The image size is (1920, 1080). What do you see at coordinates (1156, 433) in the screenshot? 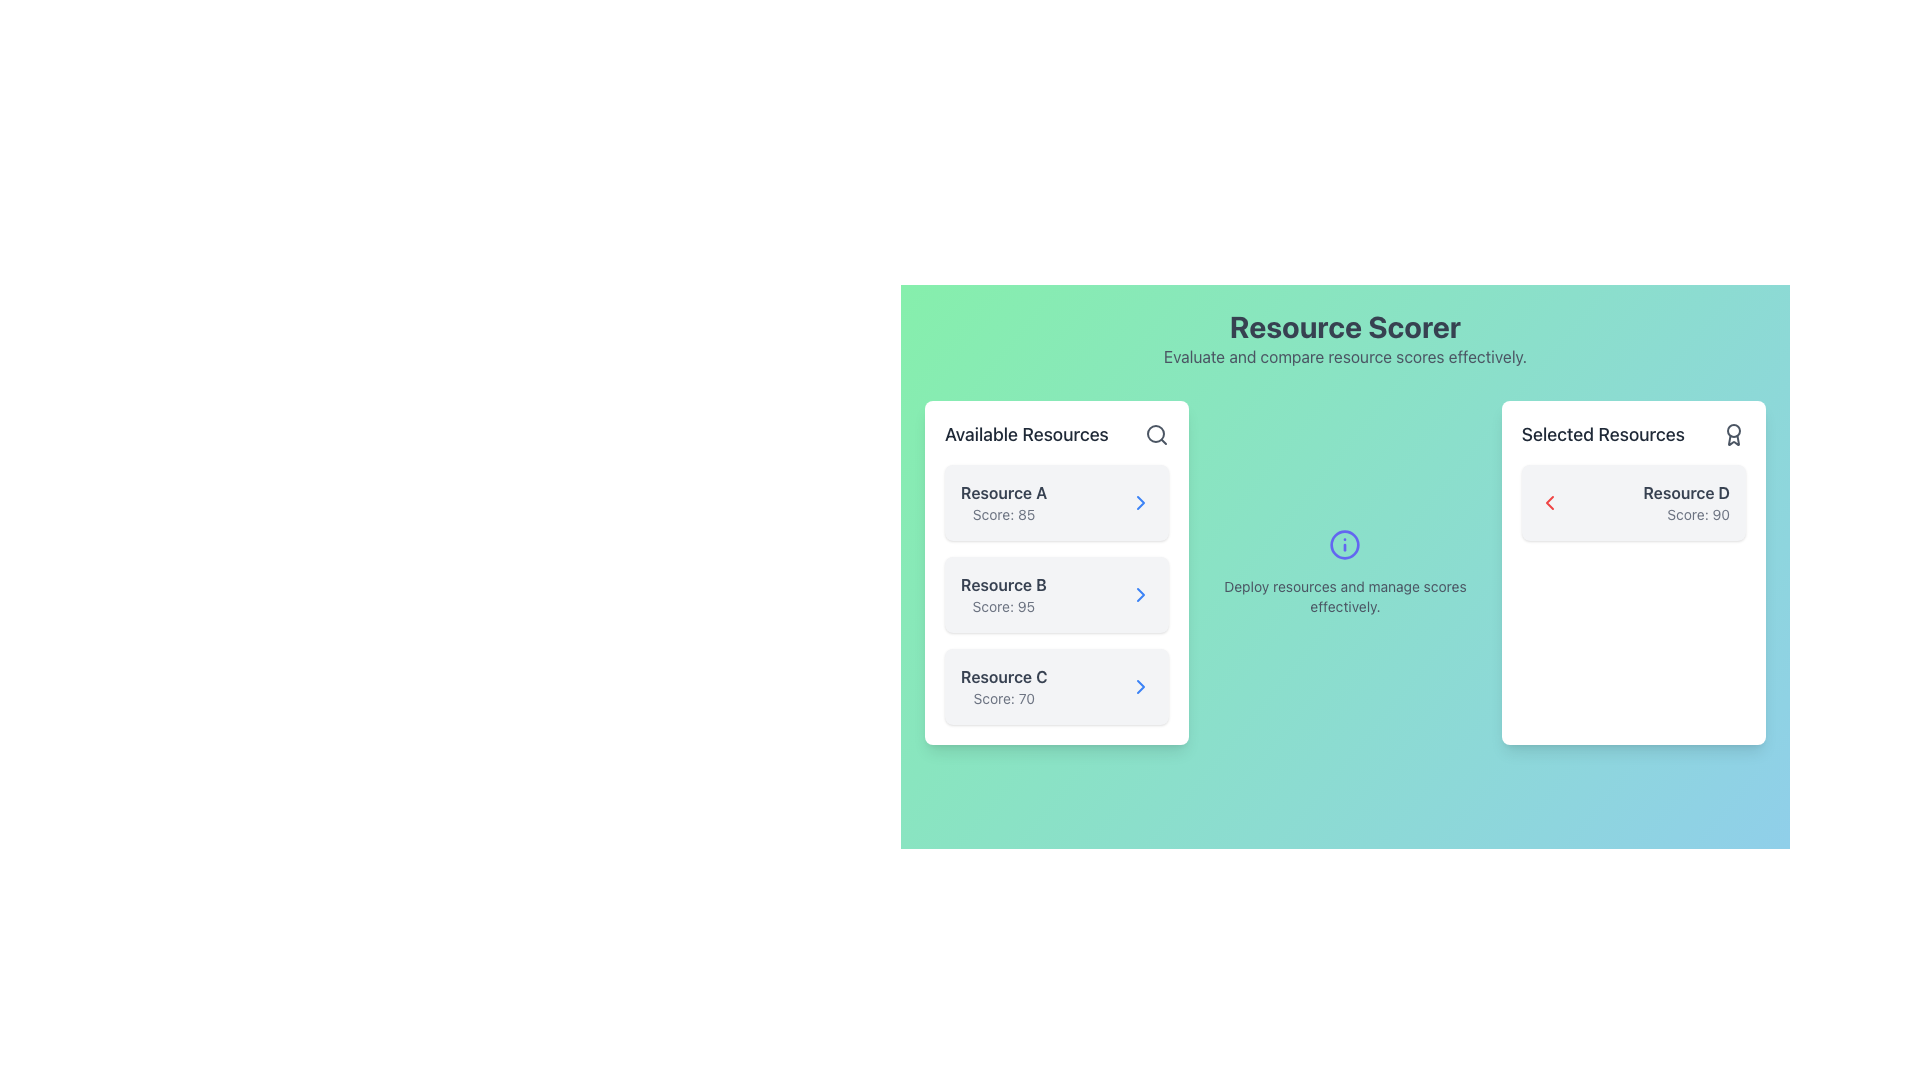
I see `the decorative SVG circle within the search icon located at the top-right corner of the 'Available Resources' section header, which is styled as an outlined circle` at bounding box center [1156, 433].